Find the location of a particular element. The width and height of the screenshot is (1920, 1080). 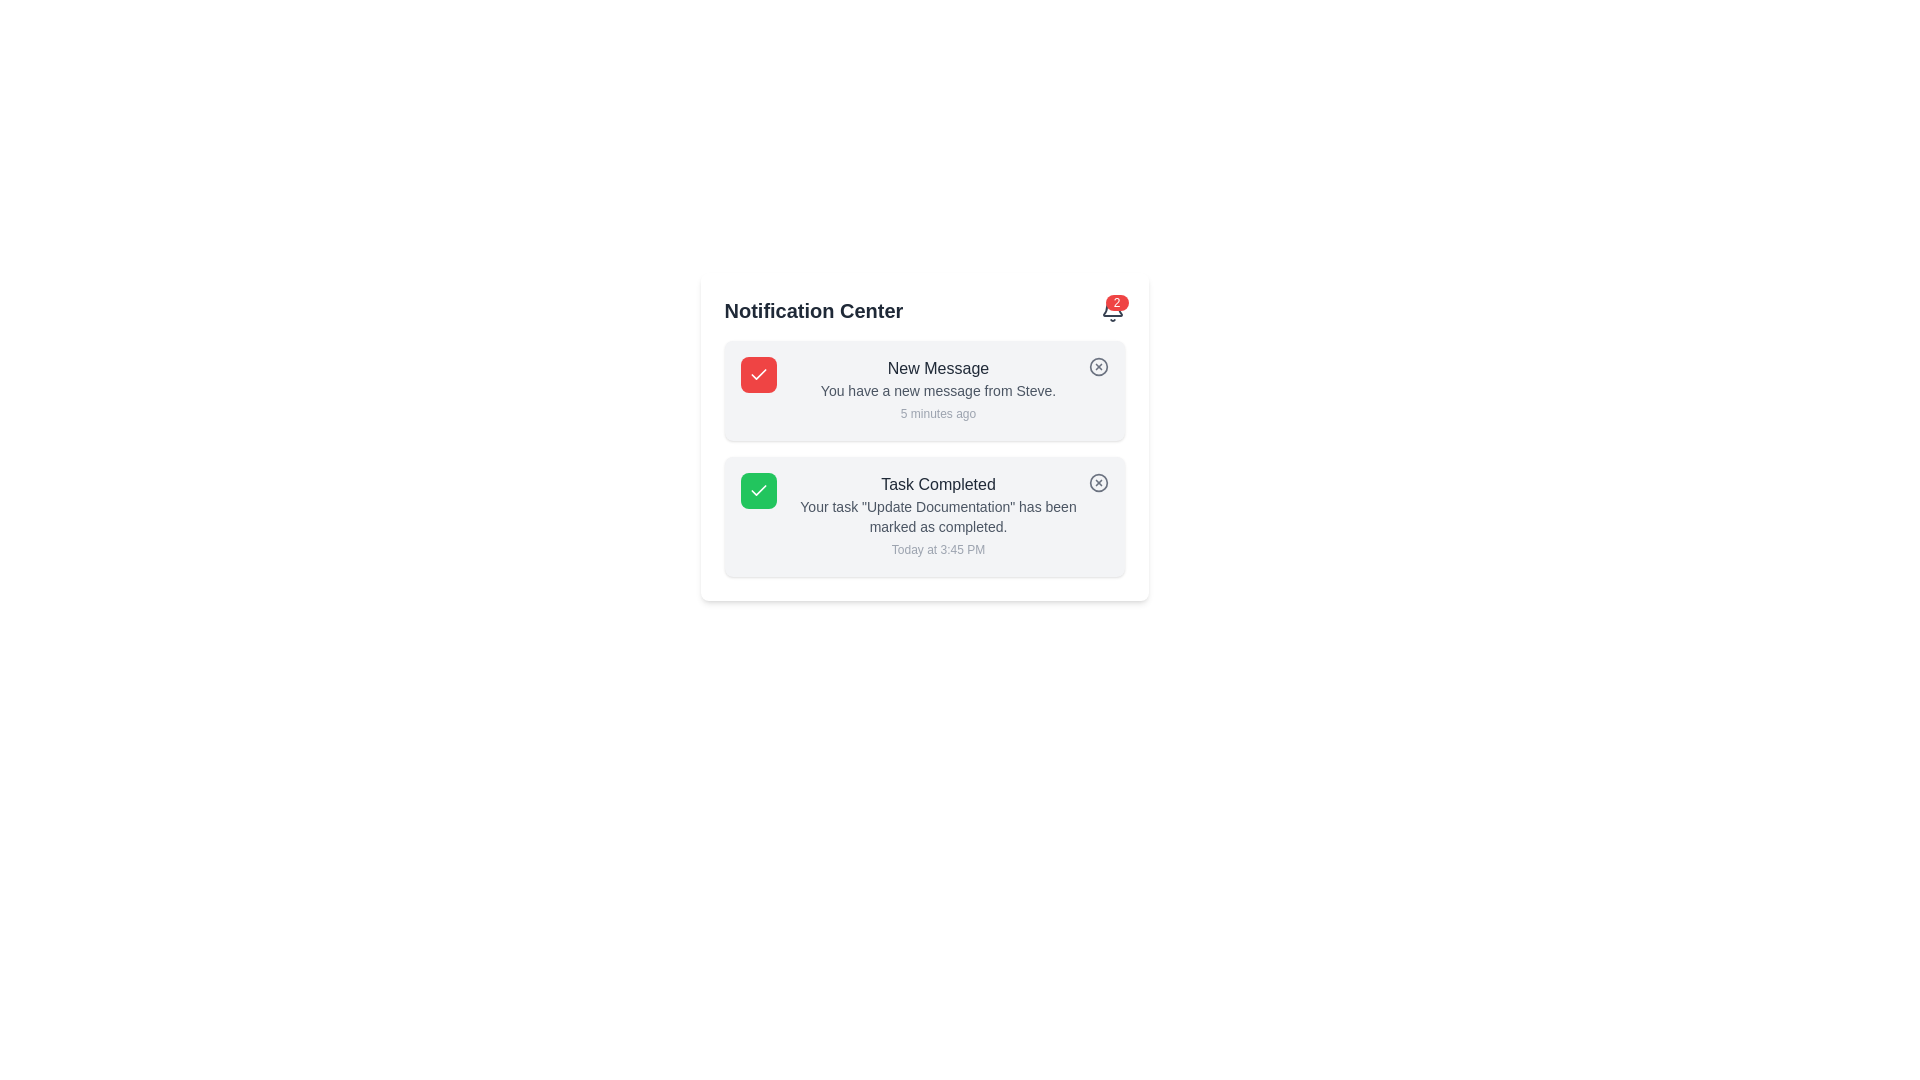

the Icon Button that visually indicates task completion, located to the left of the text 'Task Completed' within the notification card is located at coordinates (757, 490).